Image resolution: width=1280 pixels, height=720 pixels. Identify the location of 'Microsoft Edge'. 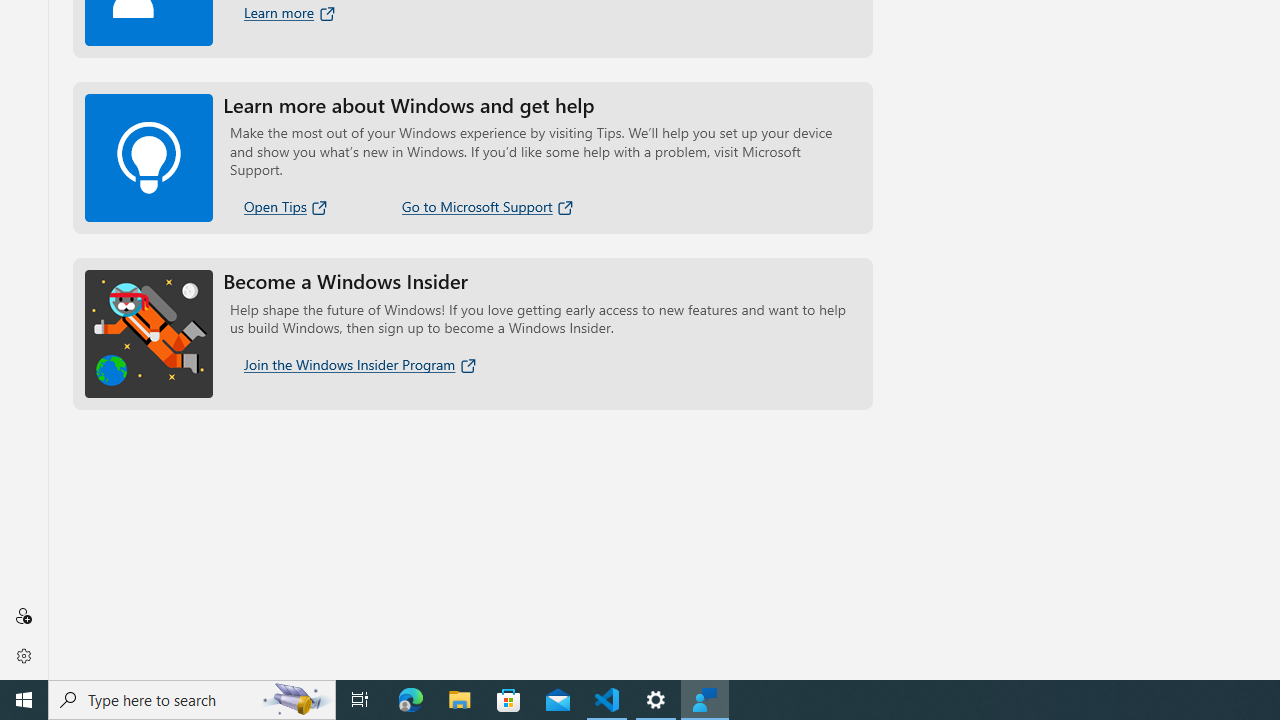
(410, 698).